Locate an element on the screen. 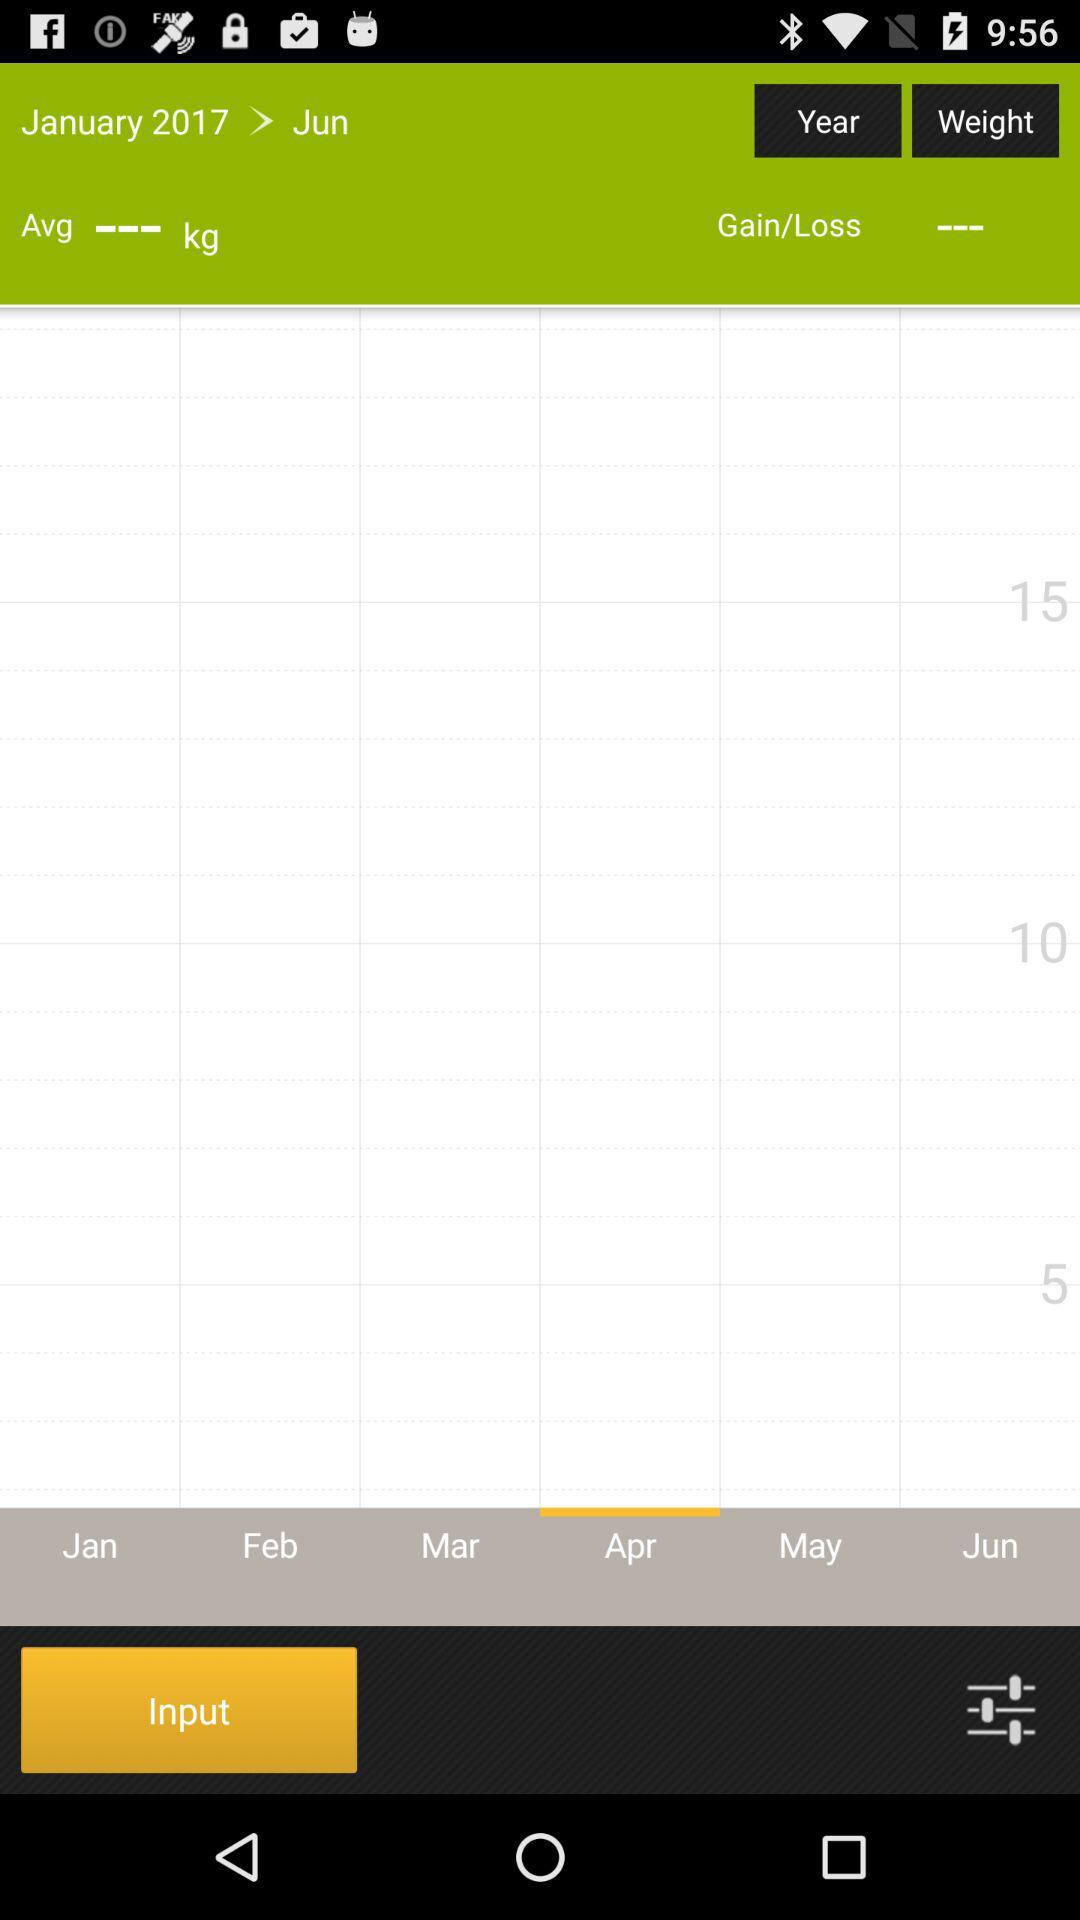 The height and width of the screenshot is (1920, 1080). the item next to the jun item is located at coordinates (828, 119).